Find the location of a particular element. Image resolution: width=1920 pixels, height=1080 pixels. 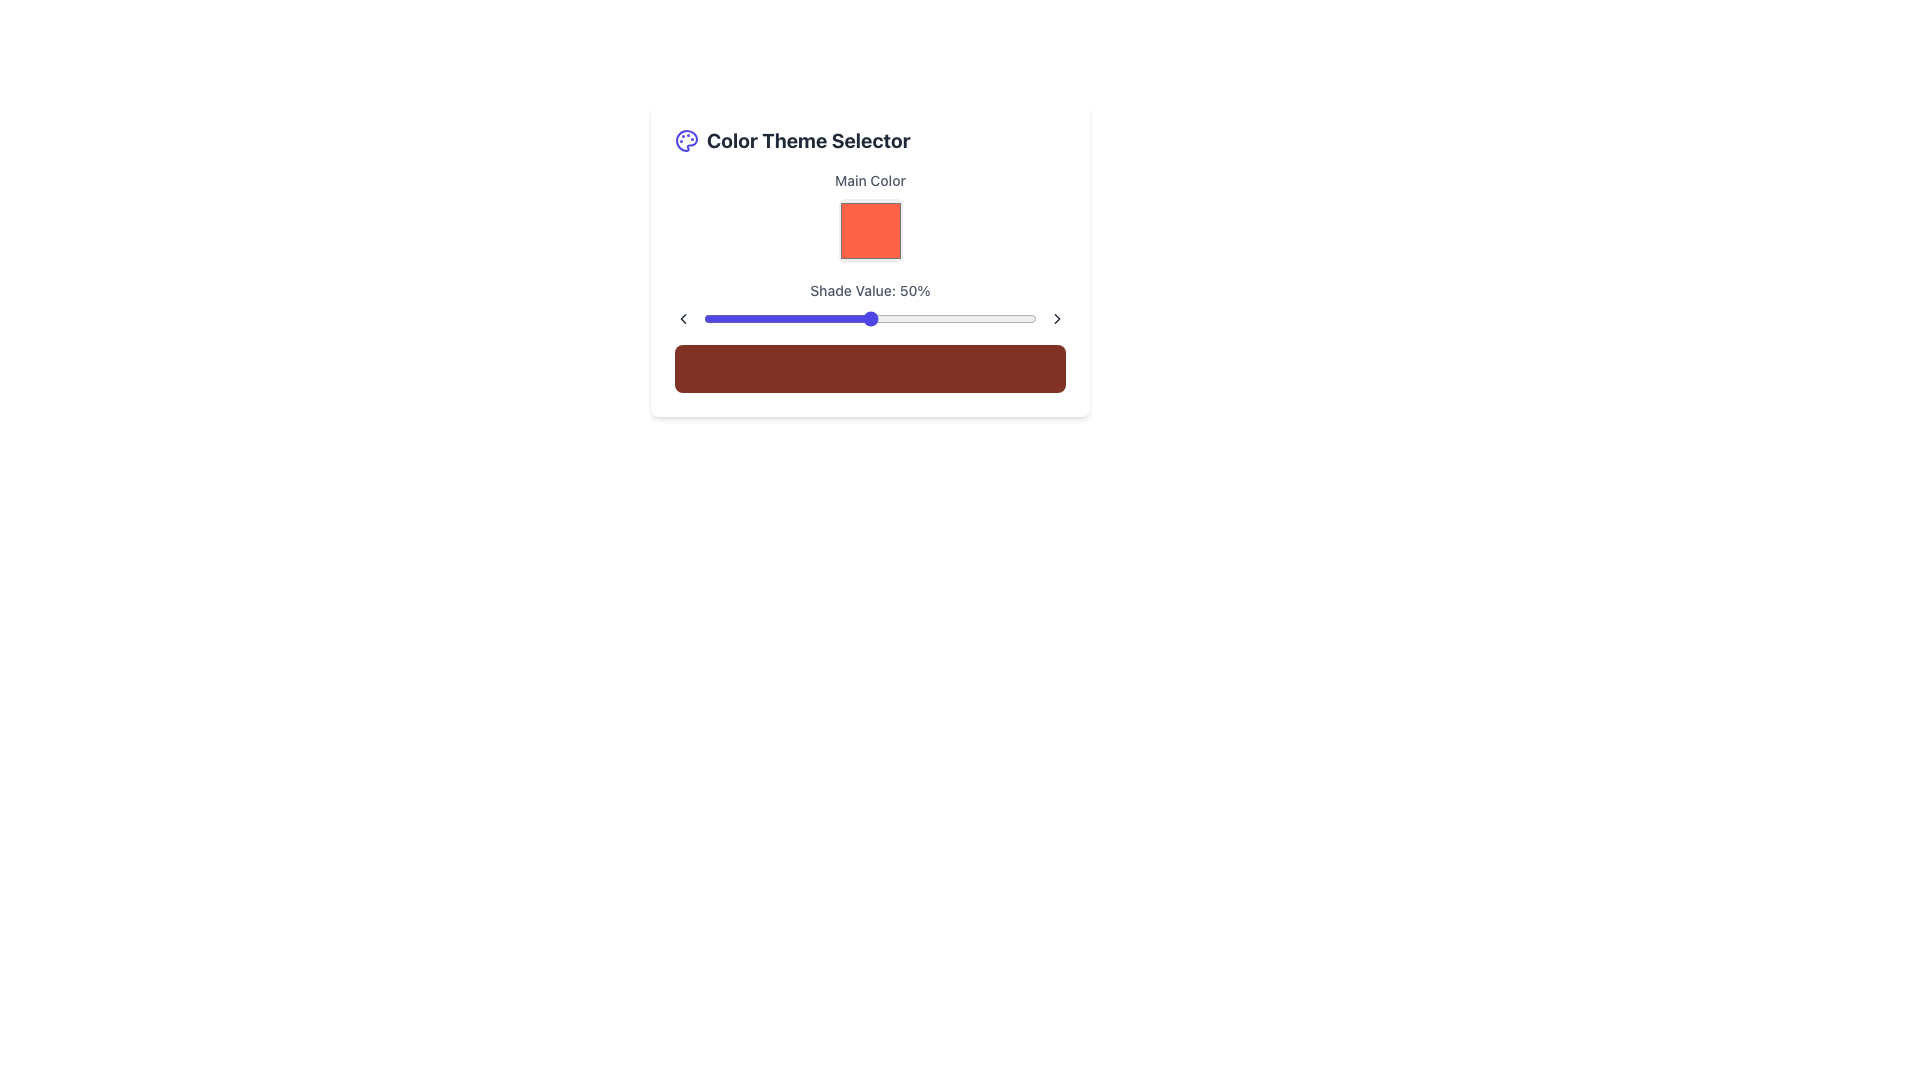

the shade value is located at coordinates (769, 318).